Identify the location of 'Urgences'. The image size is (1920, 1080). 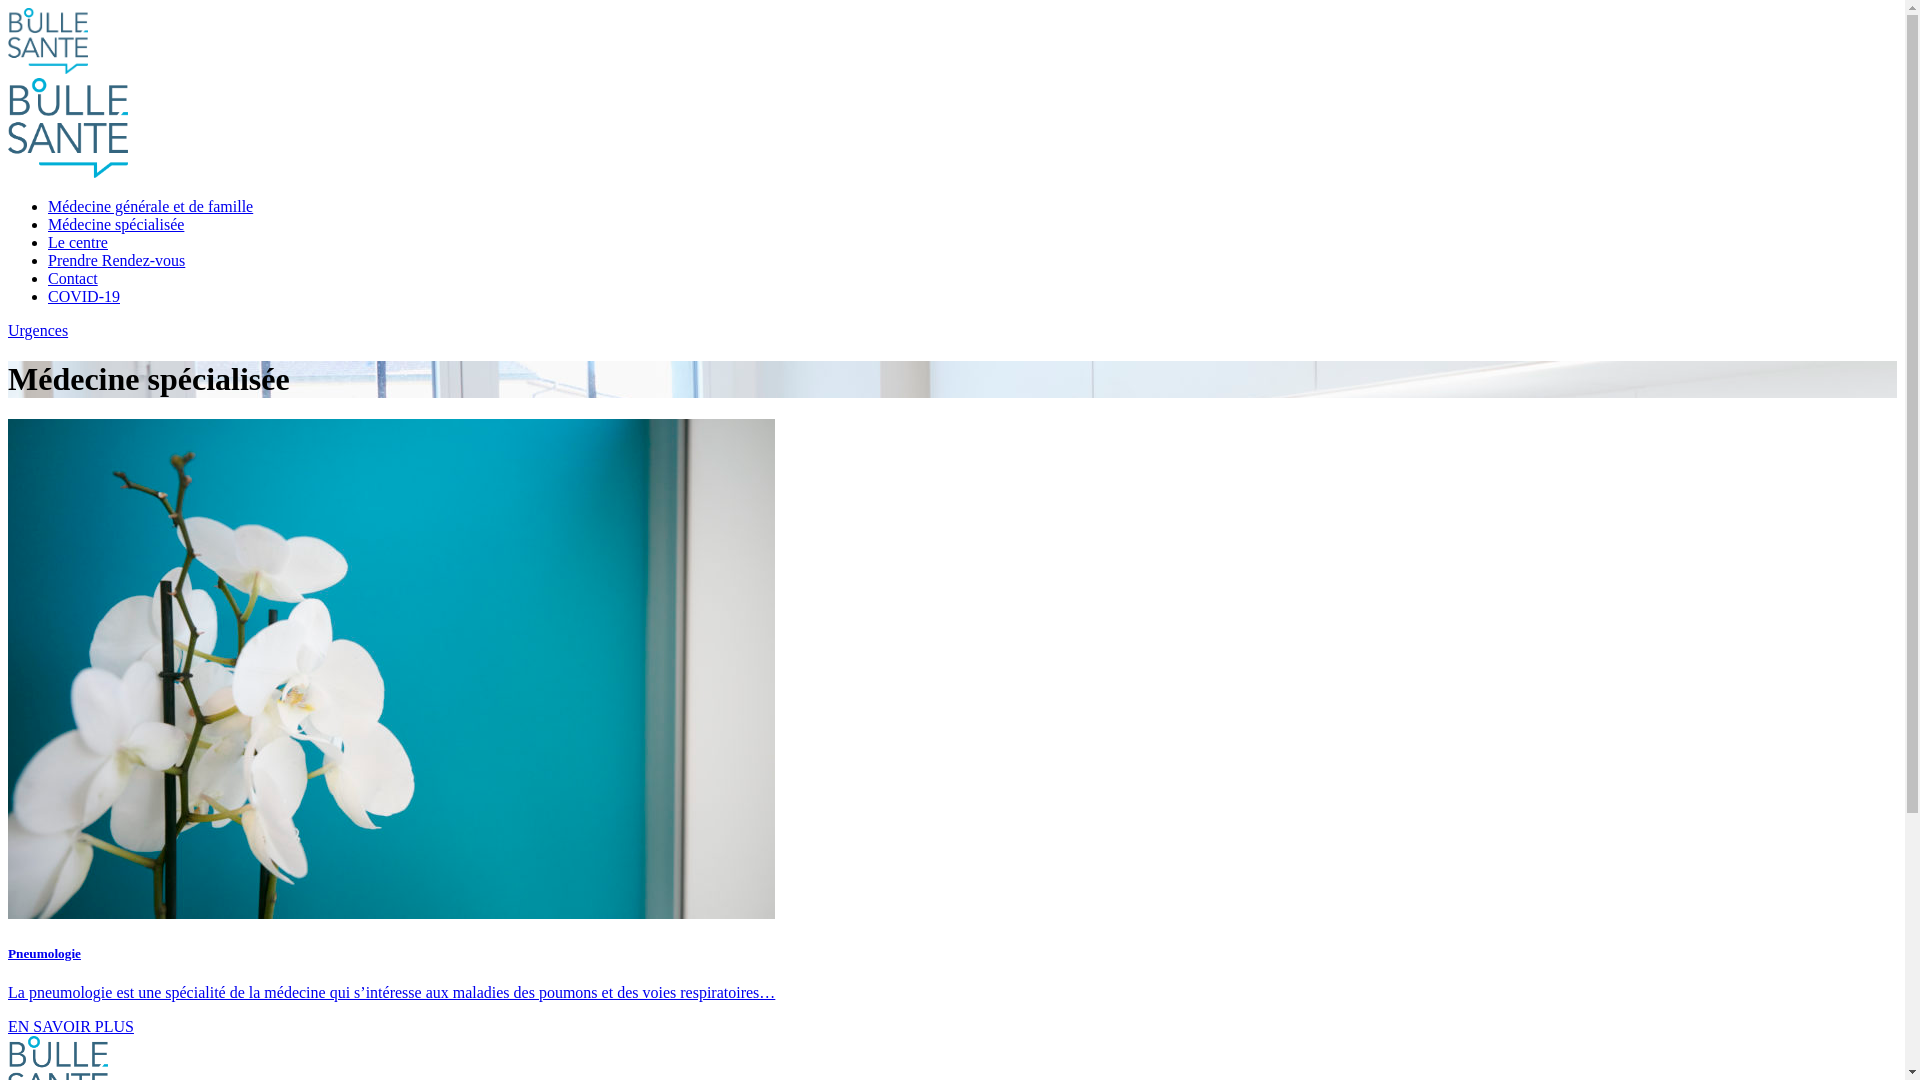
(951, 330).